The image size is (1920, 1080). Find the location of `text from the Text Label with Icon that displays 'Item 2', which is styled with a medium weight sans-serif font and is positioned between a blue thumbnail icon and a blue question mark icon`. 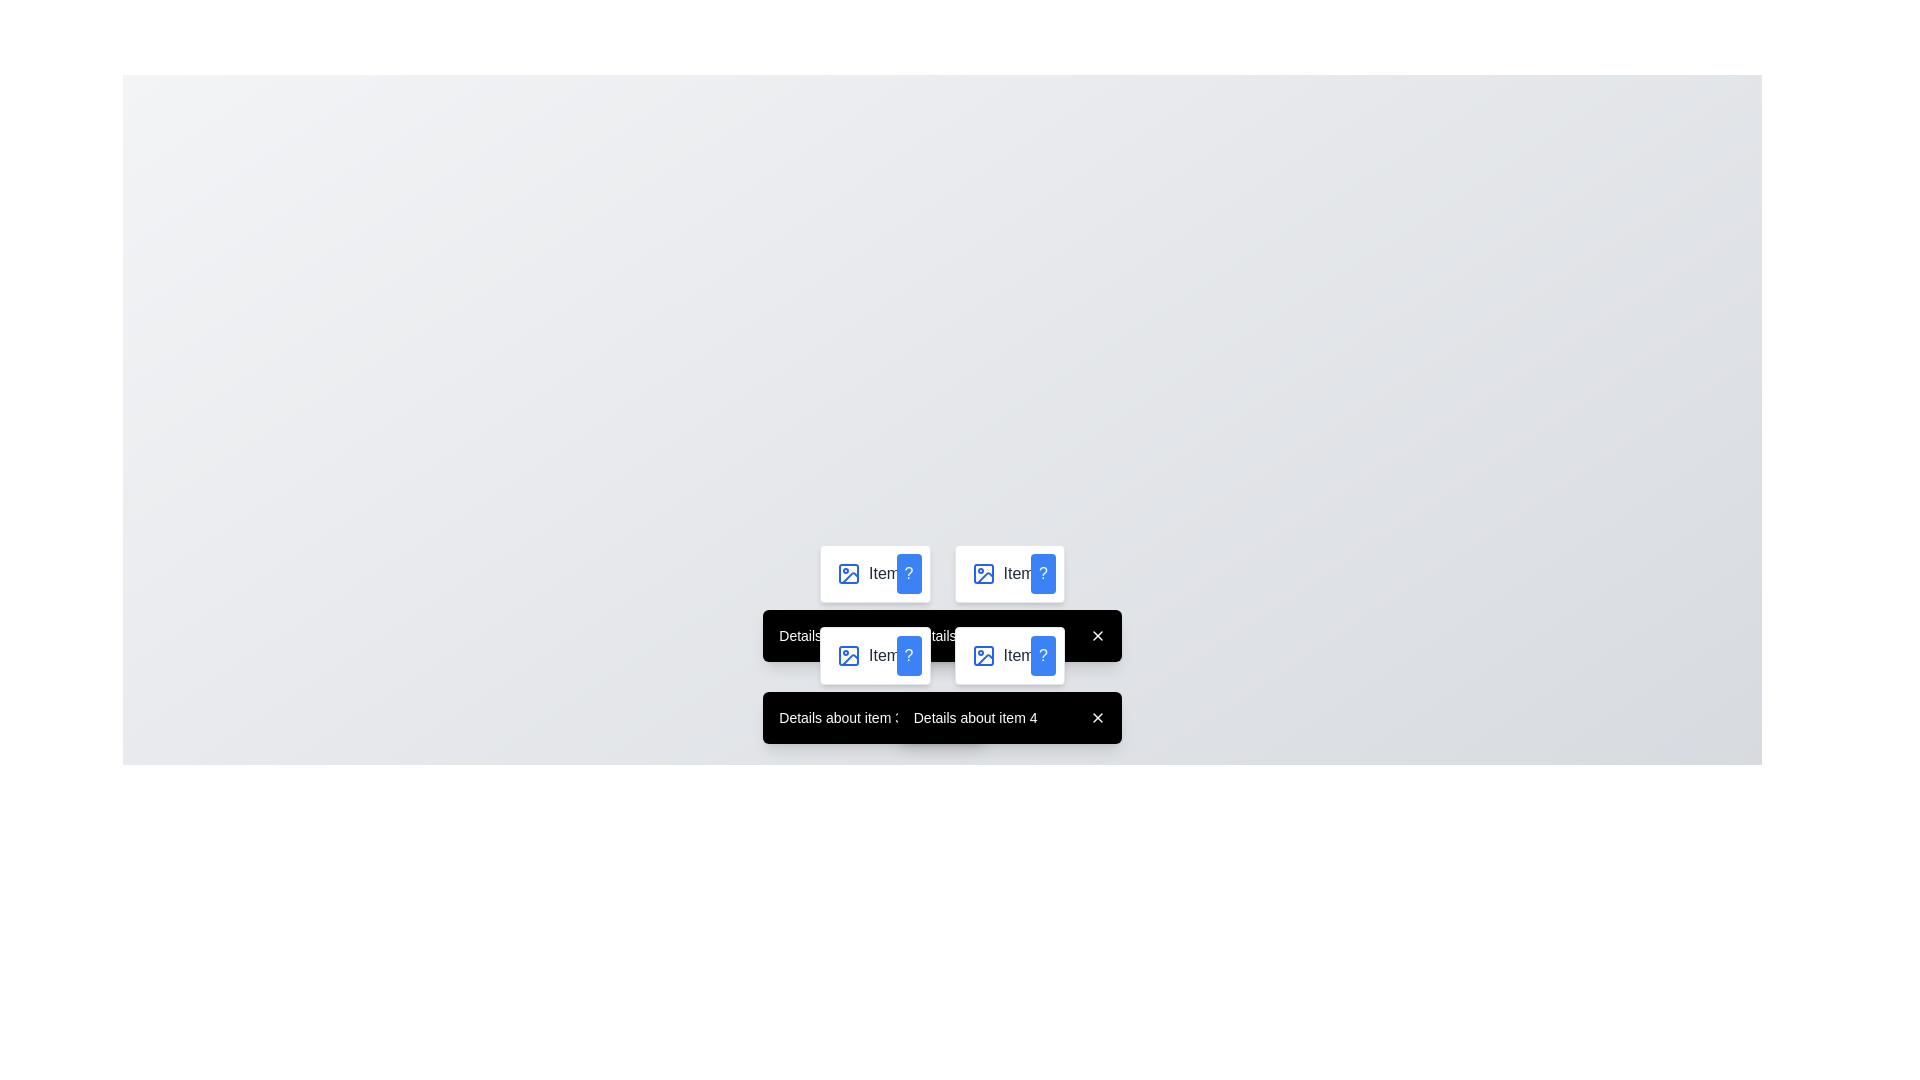

text from the Text Label with Icon that displays 'Item 2', which is styled with a medium weight sans-serif font and is positioned between a blue thumbnail icon and a blue question mark icon is located at coordinates (1009, 574).